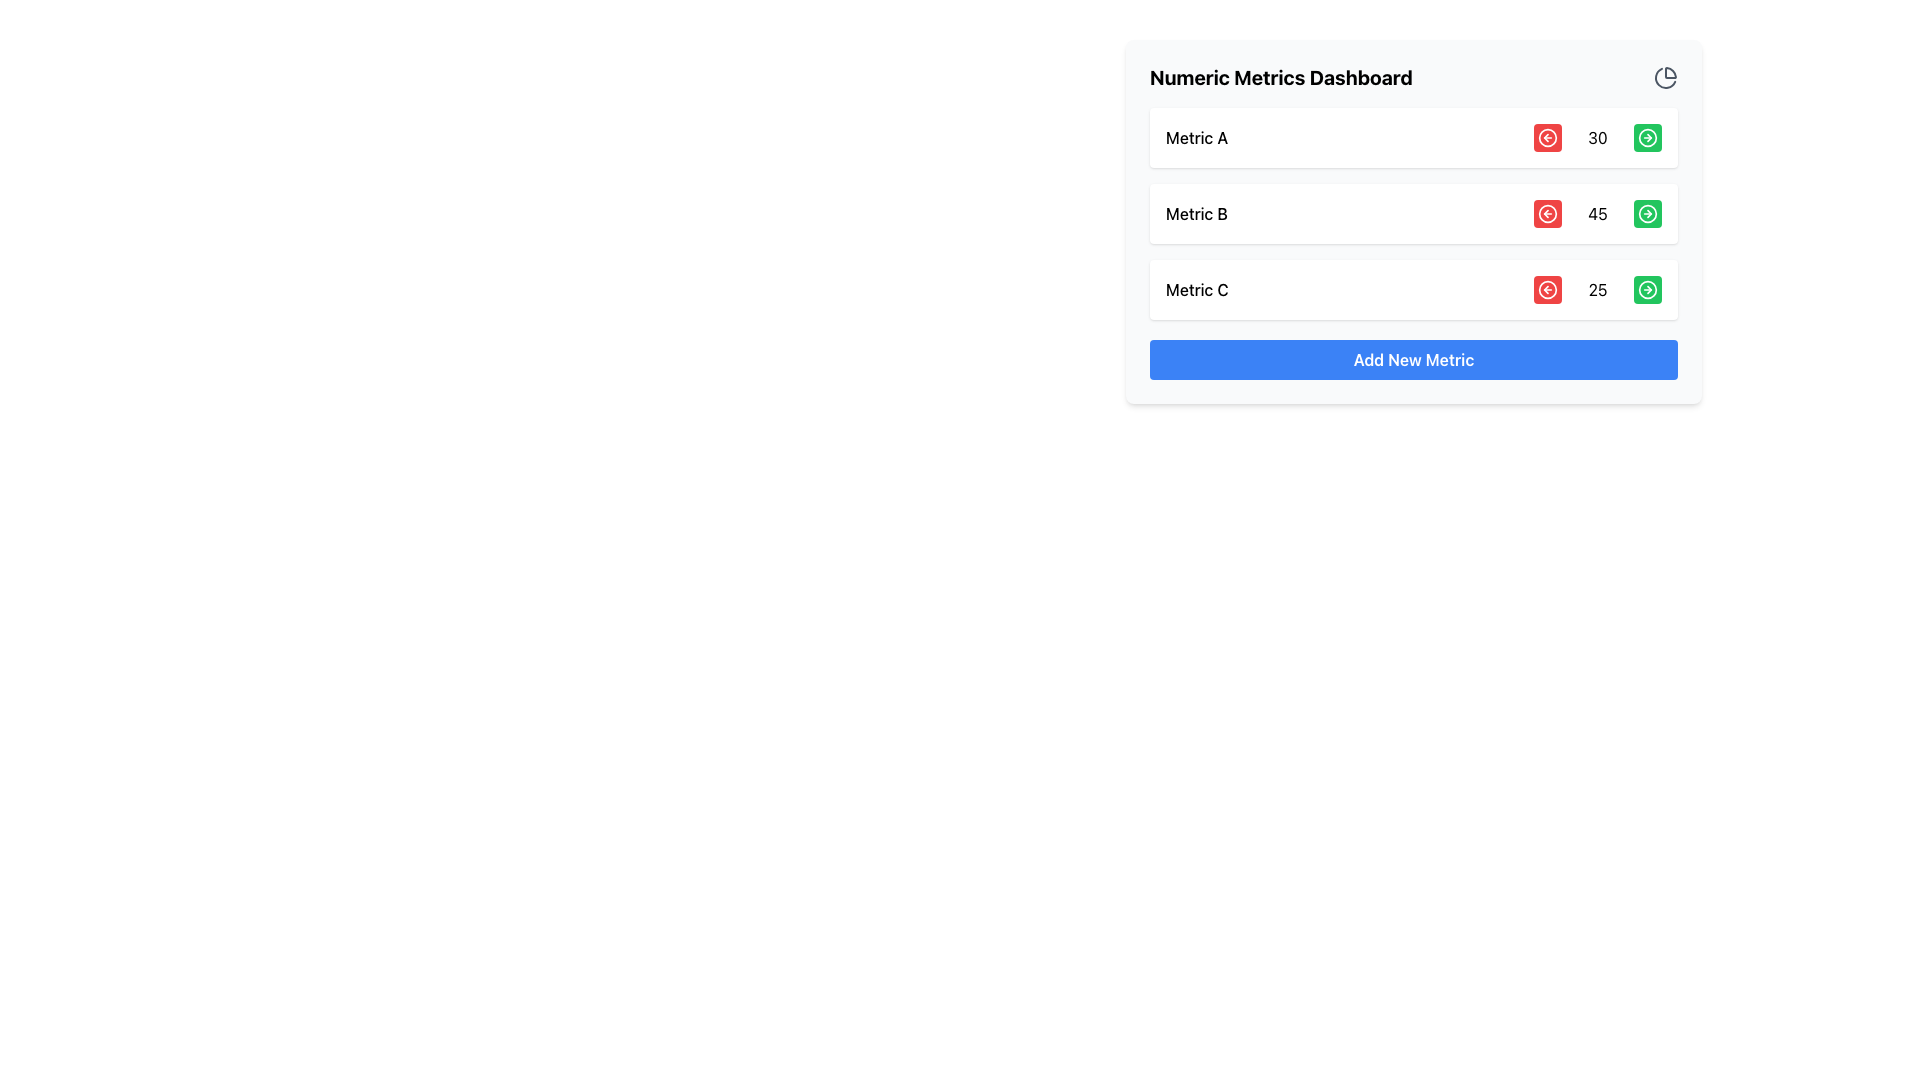  I want to click on value displayed in the numeric display for 'Metric B', which is centrally located between two circular action buttons, so click(1597, 213).